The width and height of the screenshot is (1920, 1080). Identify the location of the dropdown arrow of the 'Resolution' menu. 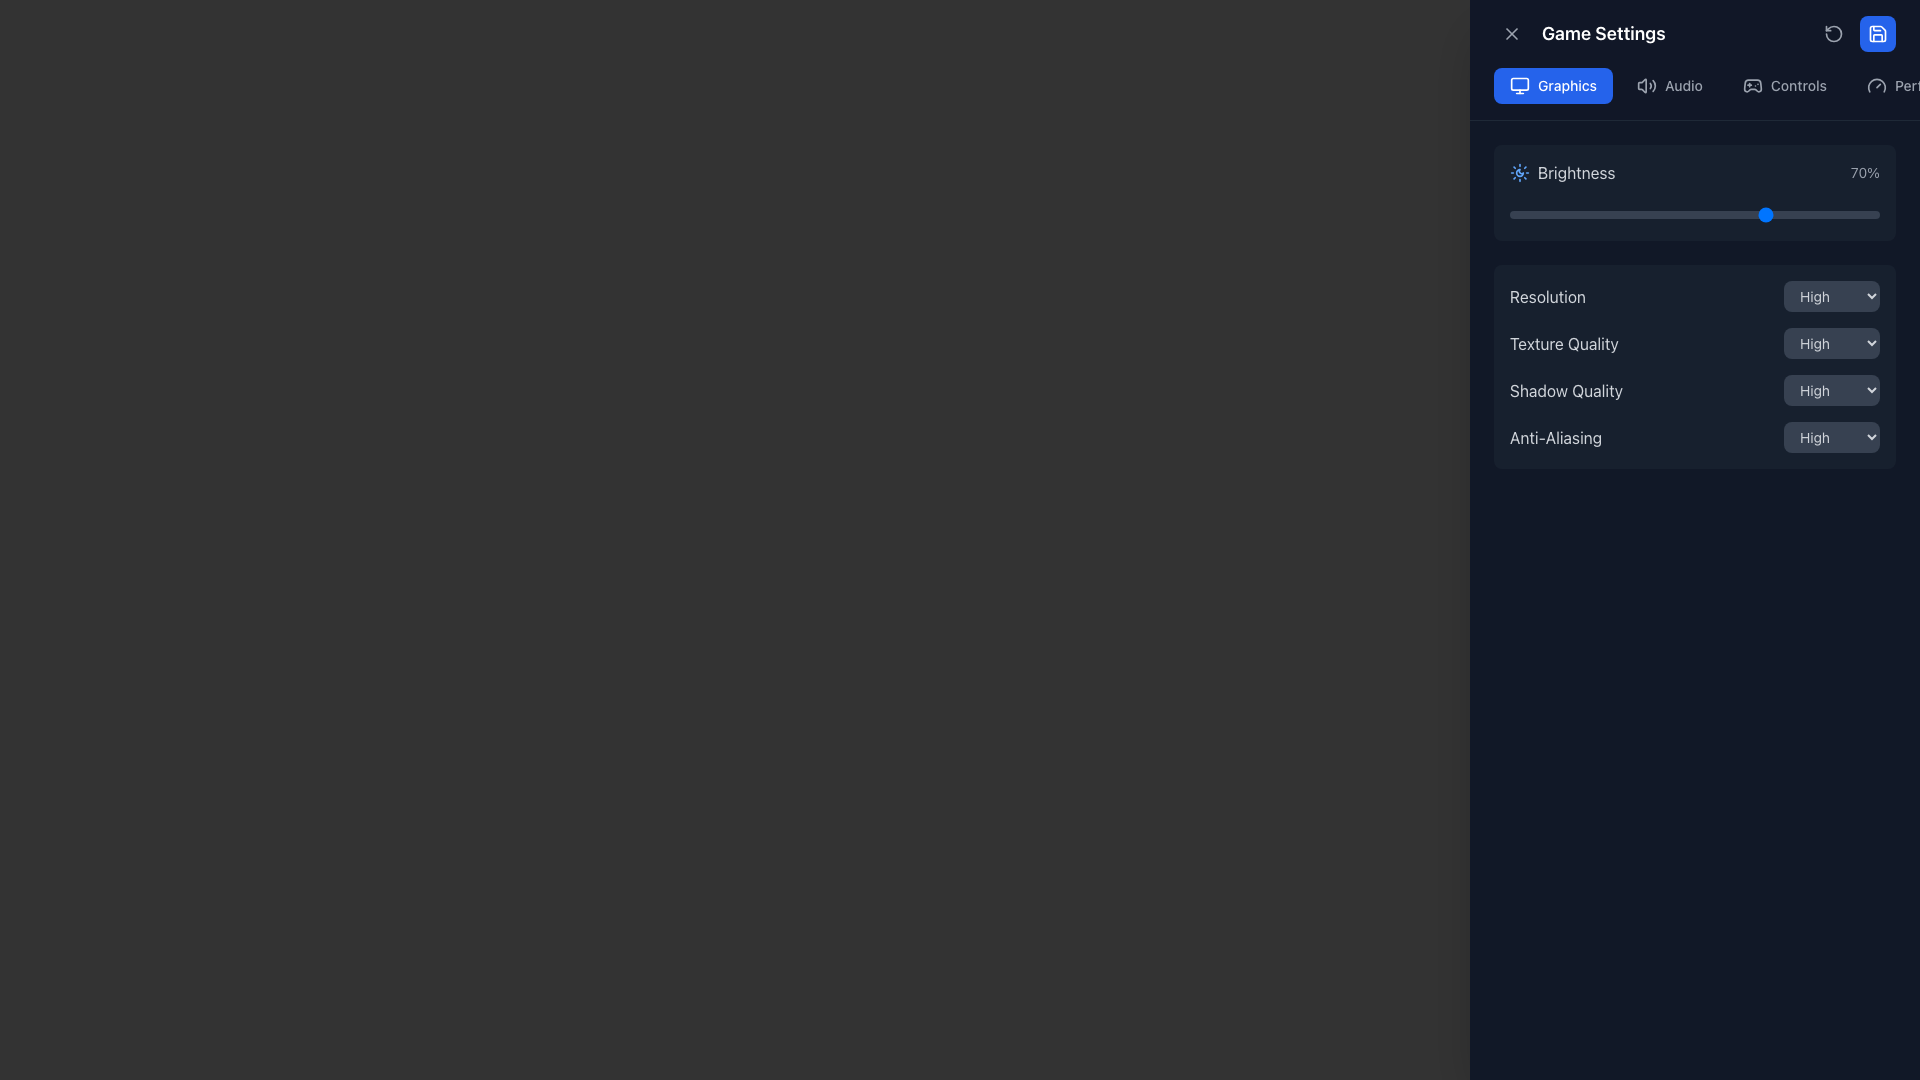
(1693, 296).